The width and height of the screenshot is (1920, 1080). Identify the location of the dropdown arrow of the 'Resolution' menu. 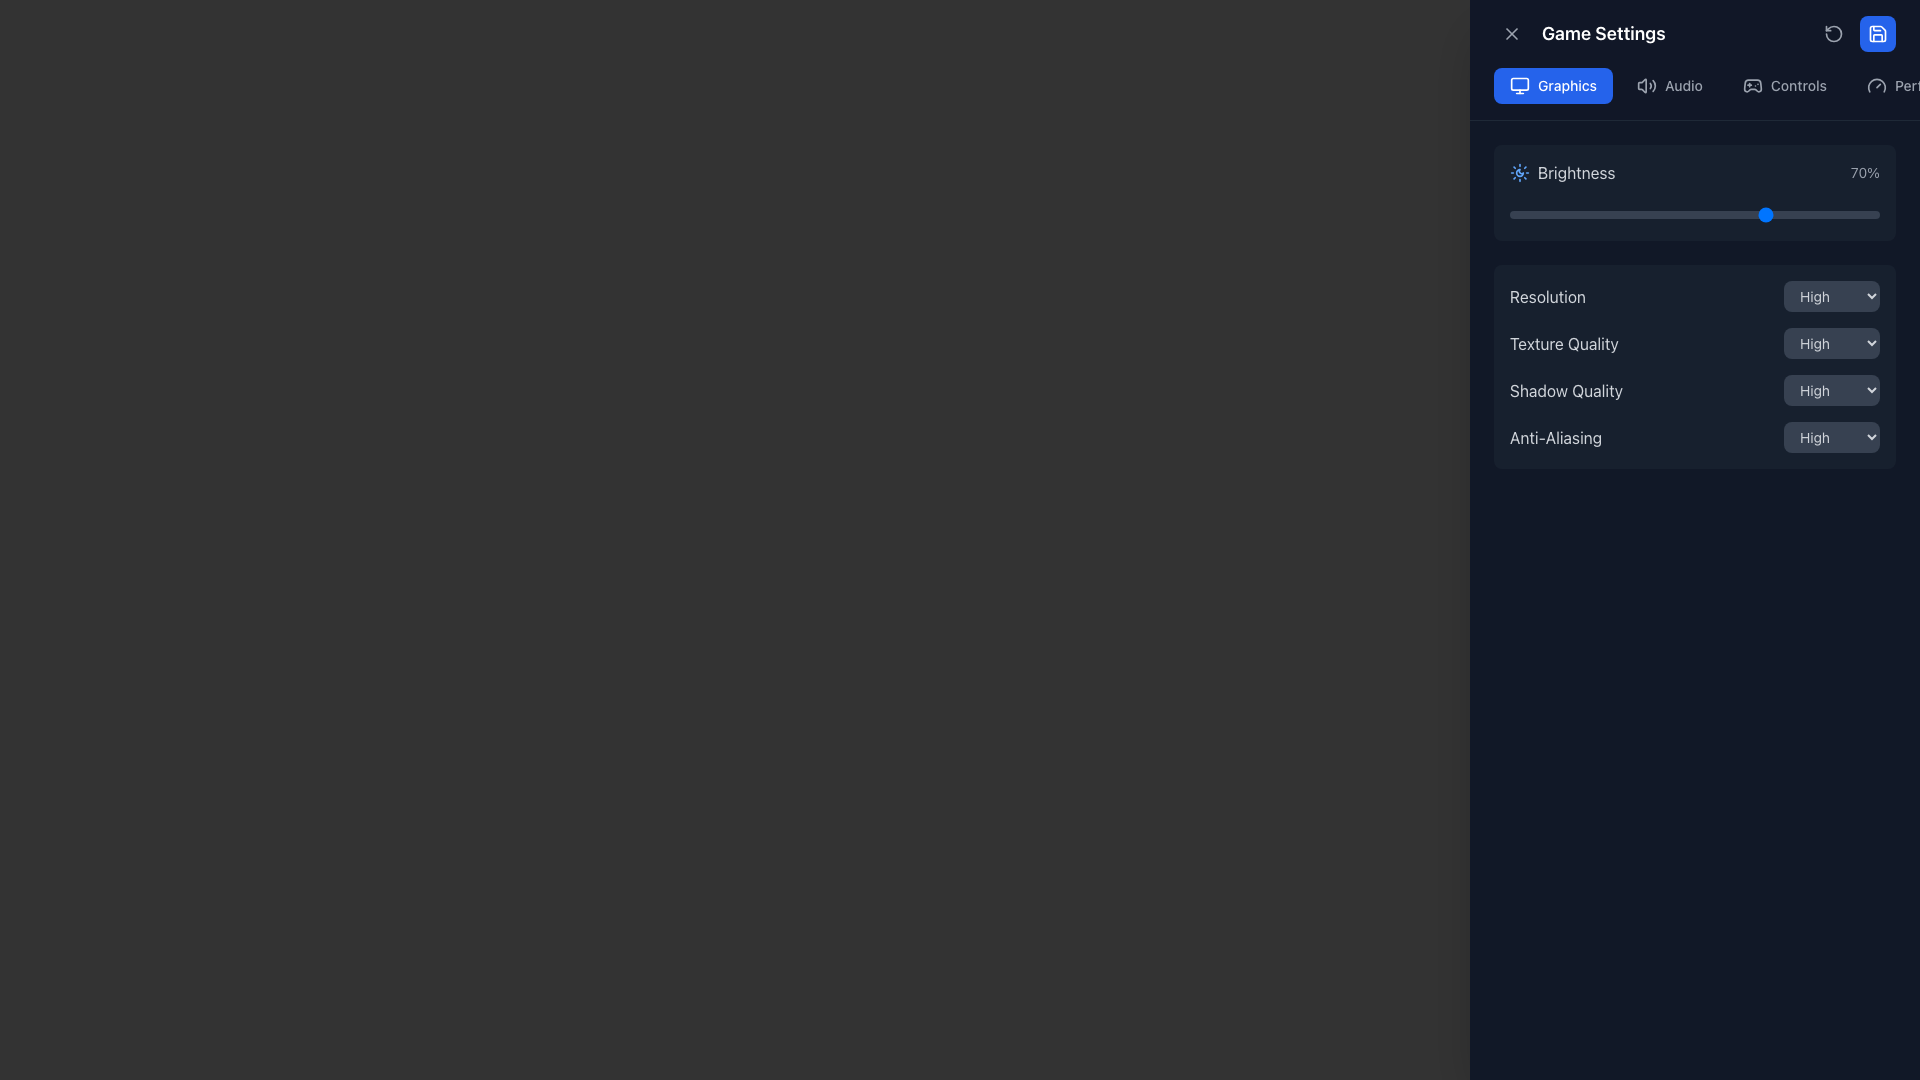
(1693, 296).